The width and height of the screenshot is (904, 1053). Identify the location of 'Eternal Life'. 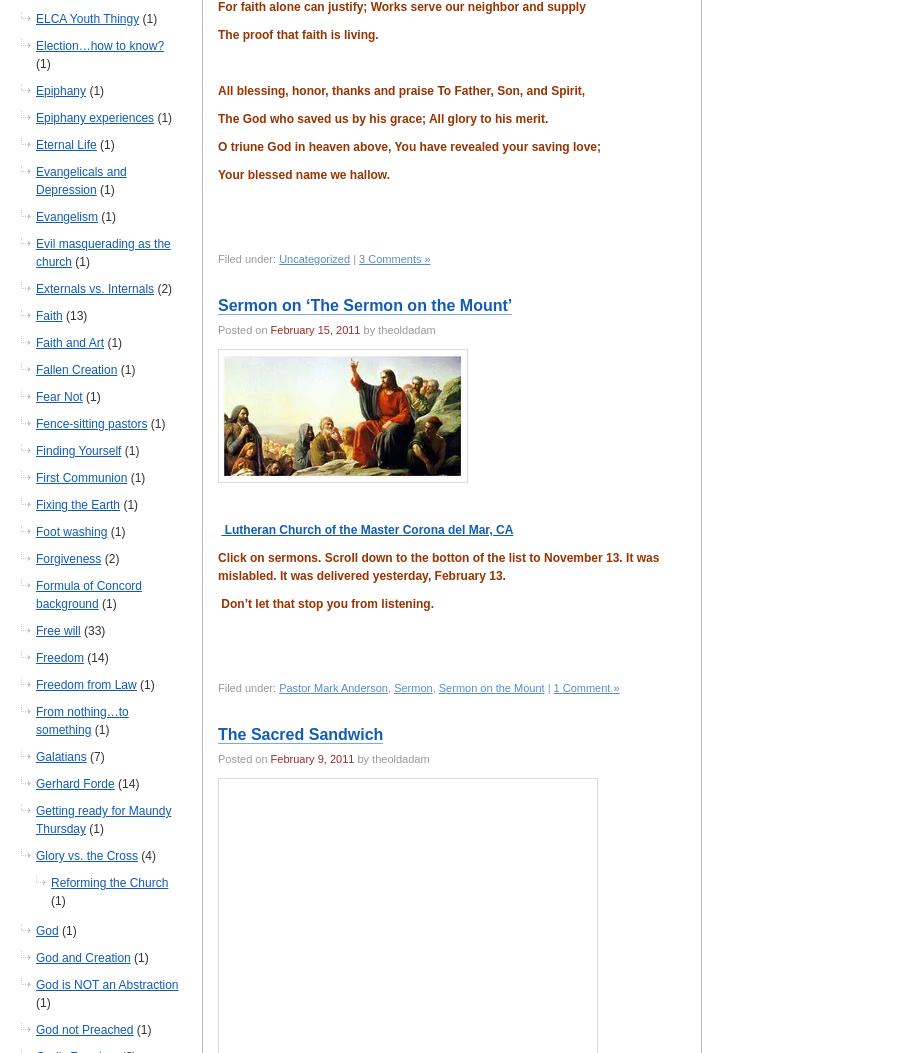
(34, 144).